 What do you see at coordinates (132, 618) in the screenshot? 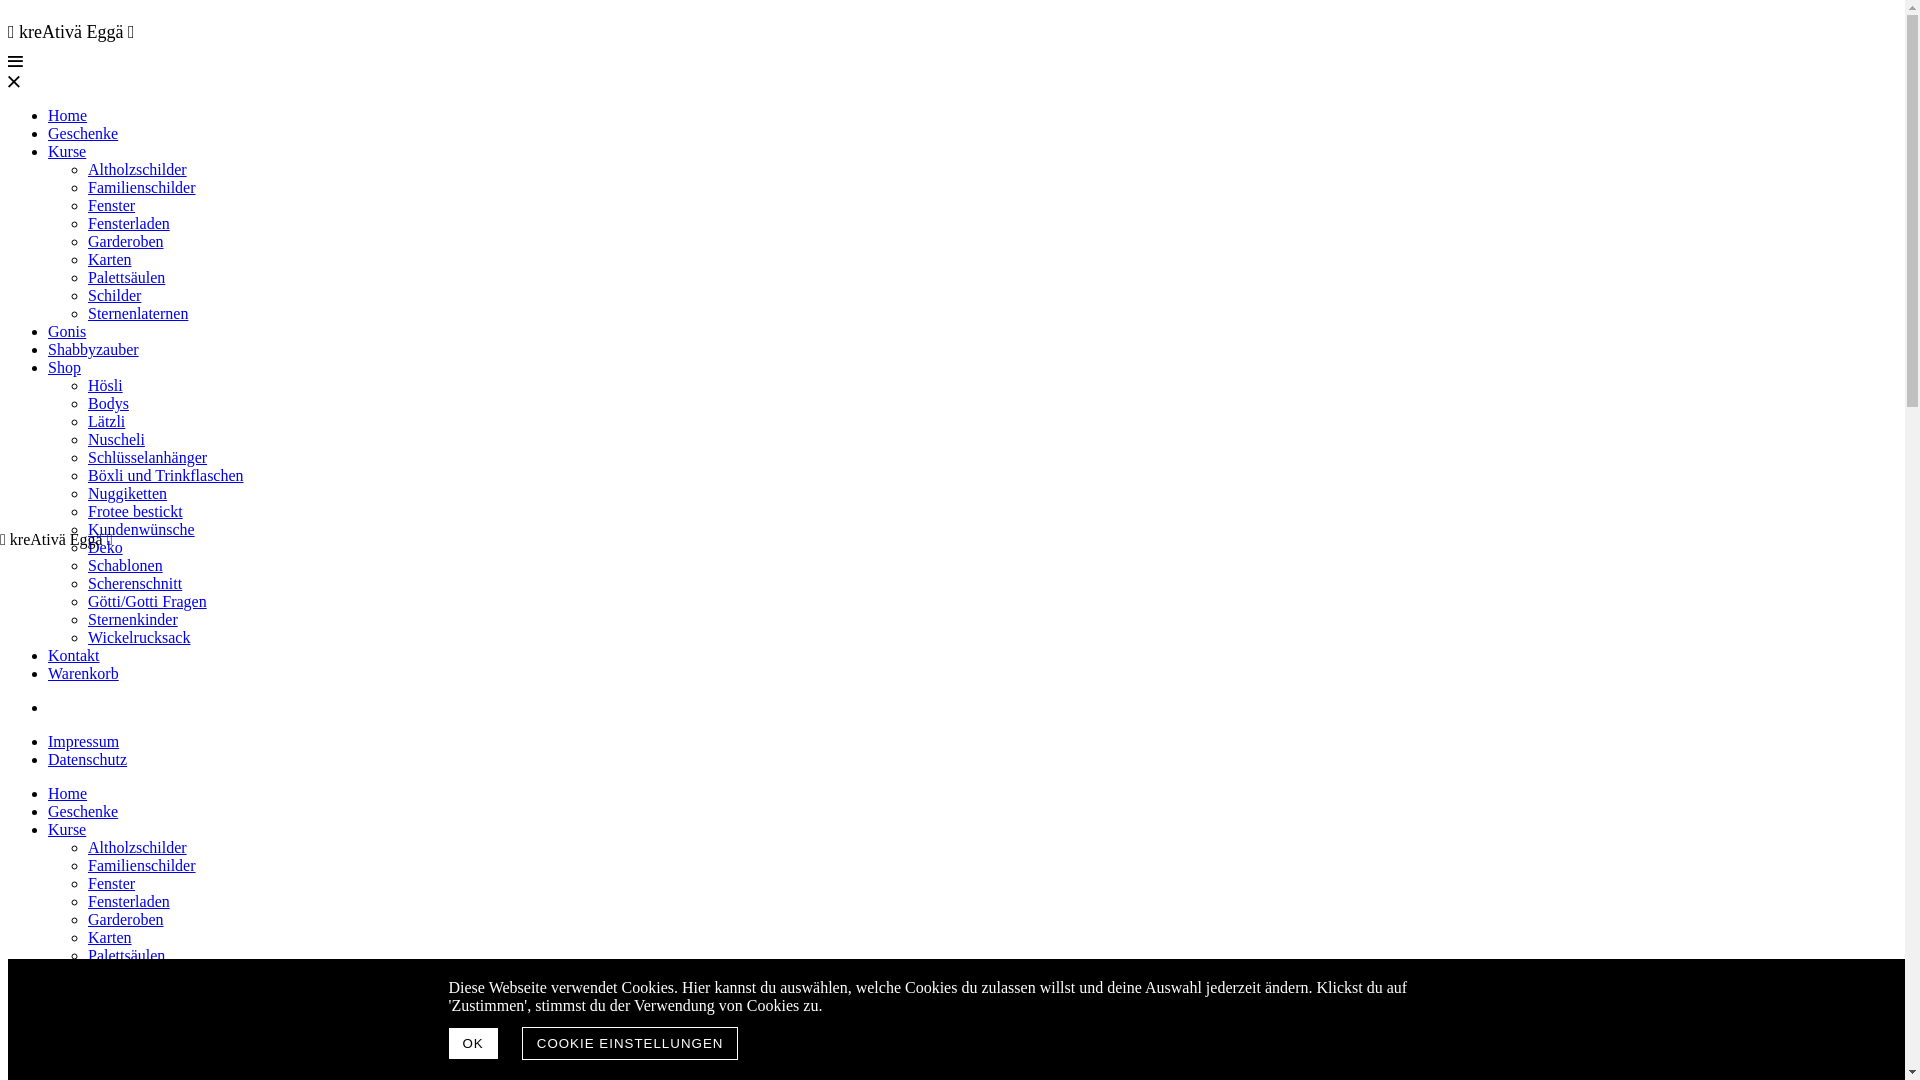
I see `'Sternenkinder'` at bounding box center [132, 618].